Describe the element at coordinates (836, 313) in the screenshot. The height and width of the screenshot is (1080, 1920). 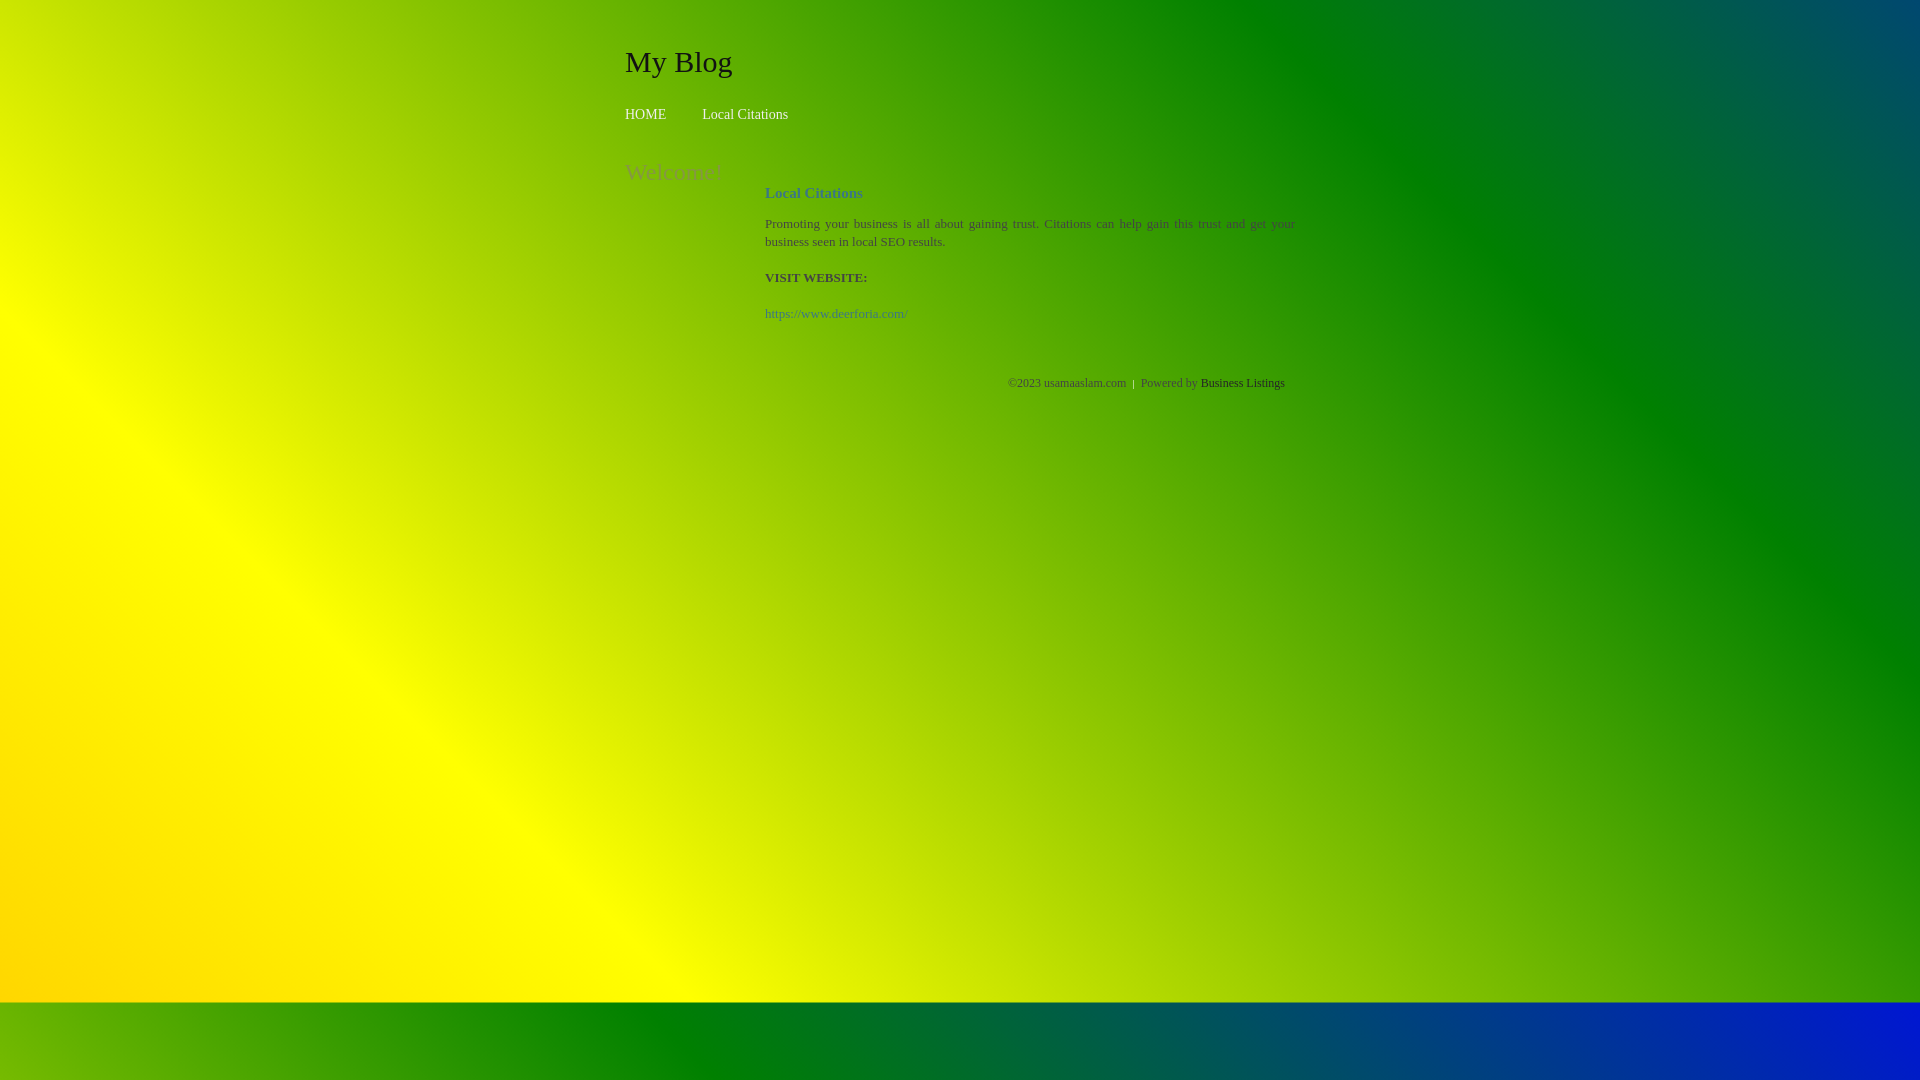
I see `'https://www.deerforia.com/'` at that location.